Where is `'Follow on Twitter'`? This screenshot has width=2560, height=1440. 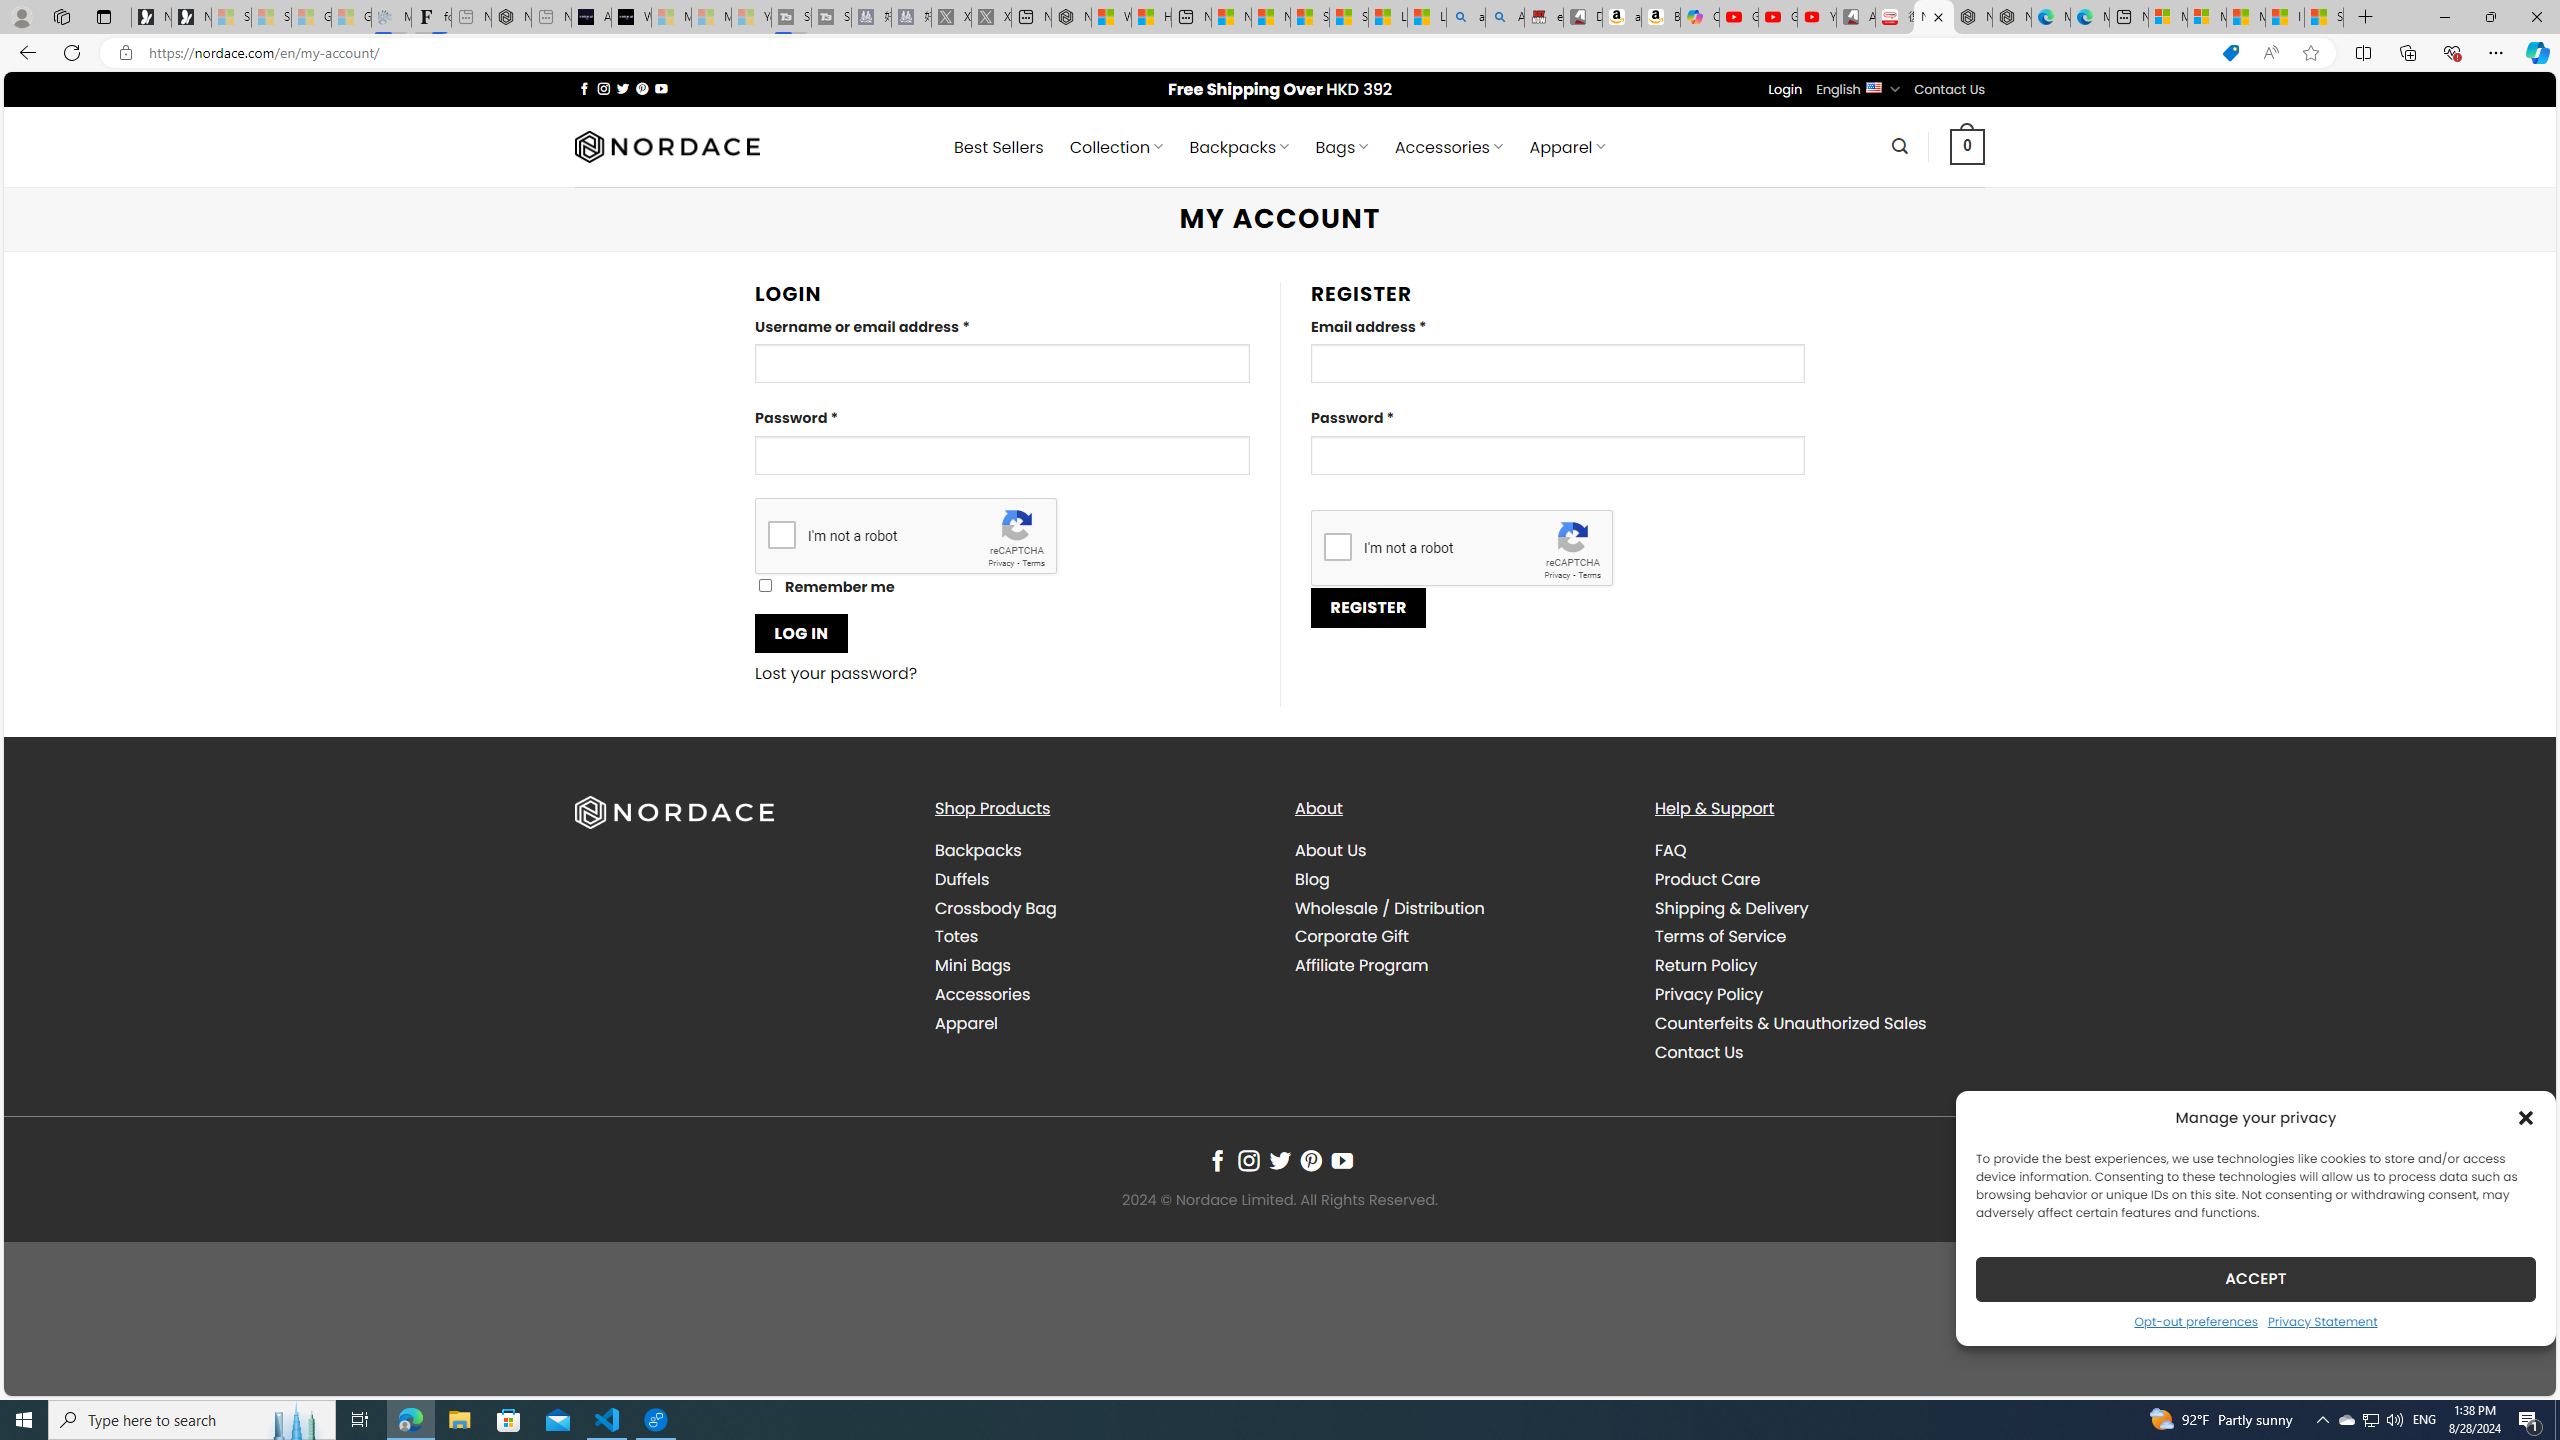 'Follow on Twitter' is located at coordinates (1280, 1160).